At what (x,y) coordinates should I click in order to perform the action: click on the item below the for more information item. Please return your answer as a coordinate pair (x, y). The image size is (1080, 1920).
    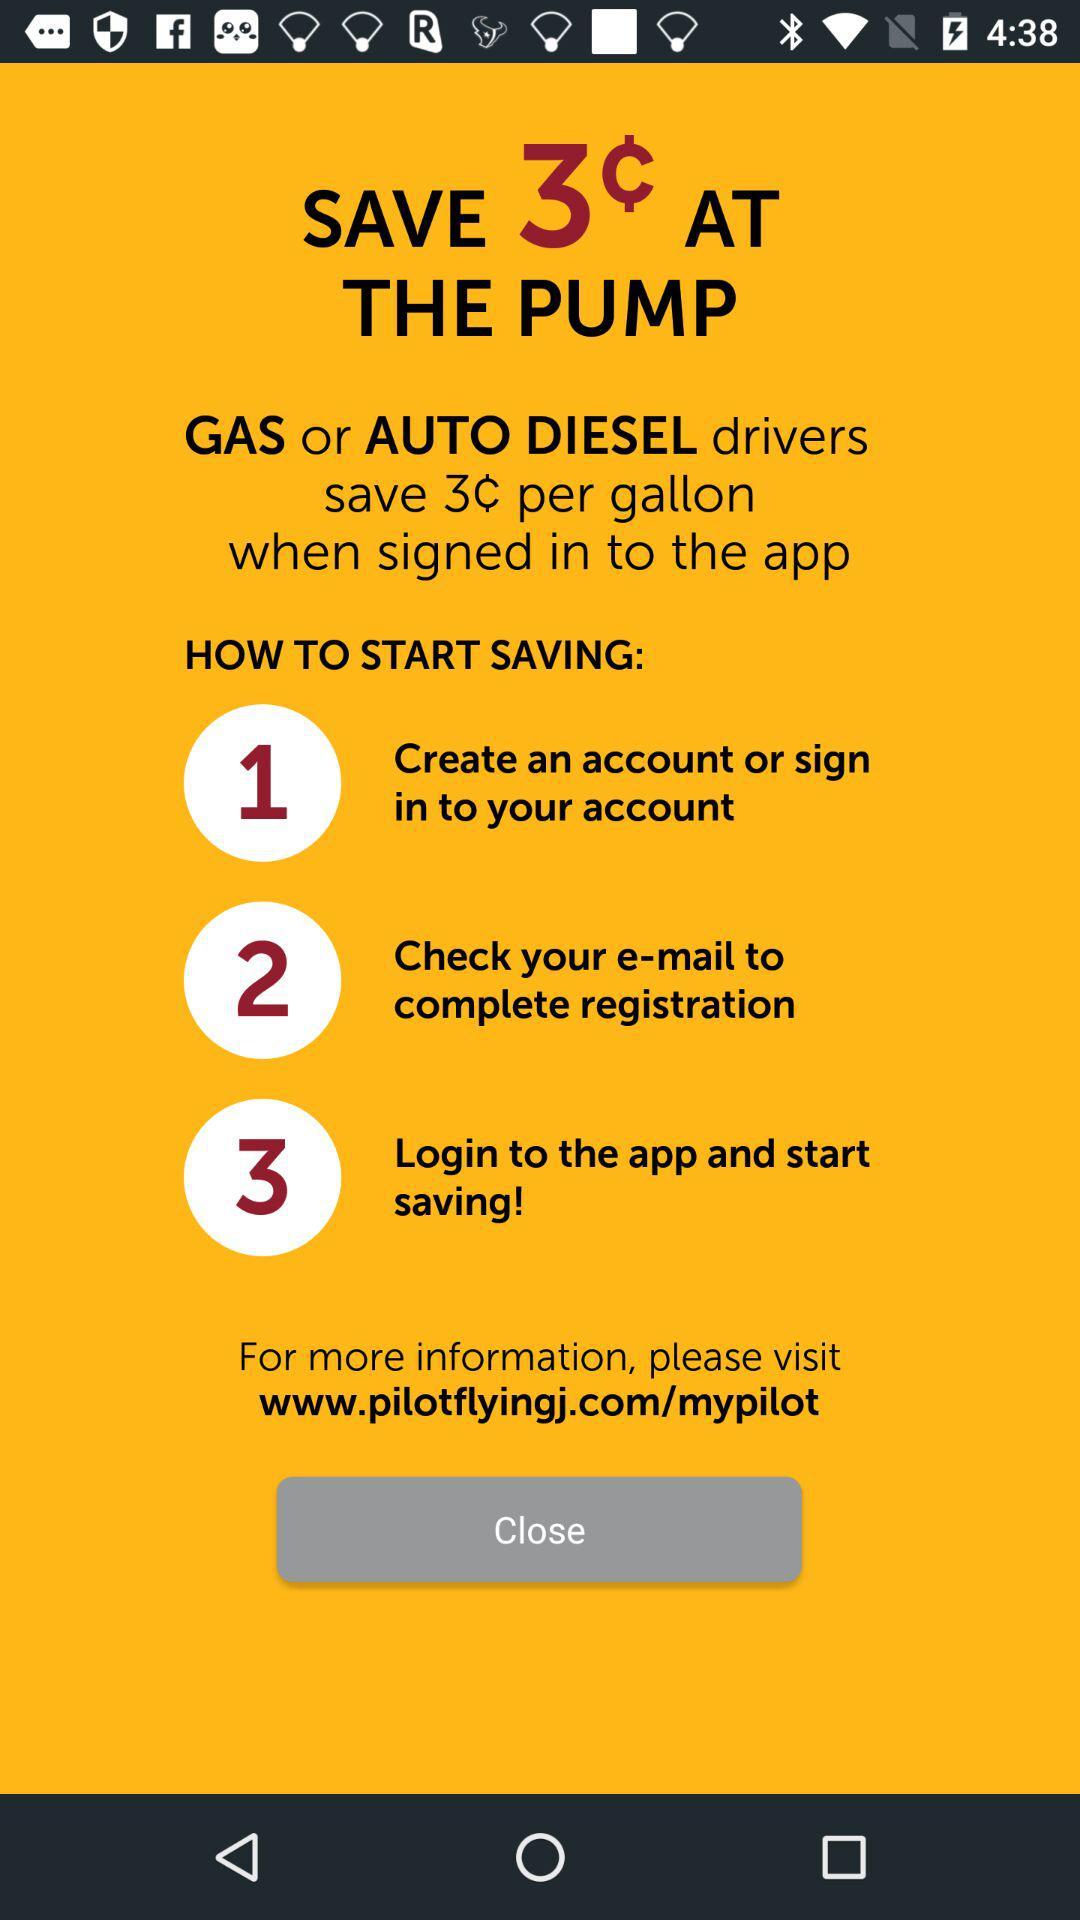
    Looking at the image, I should click on (538, 1400).